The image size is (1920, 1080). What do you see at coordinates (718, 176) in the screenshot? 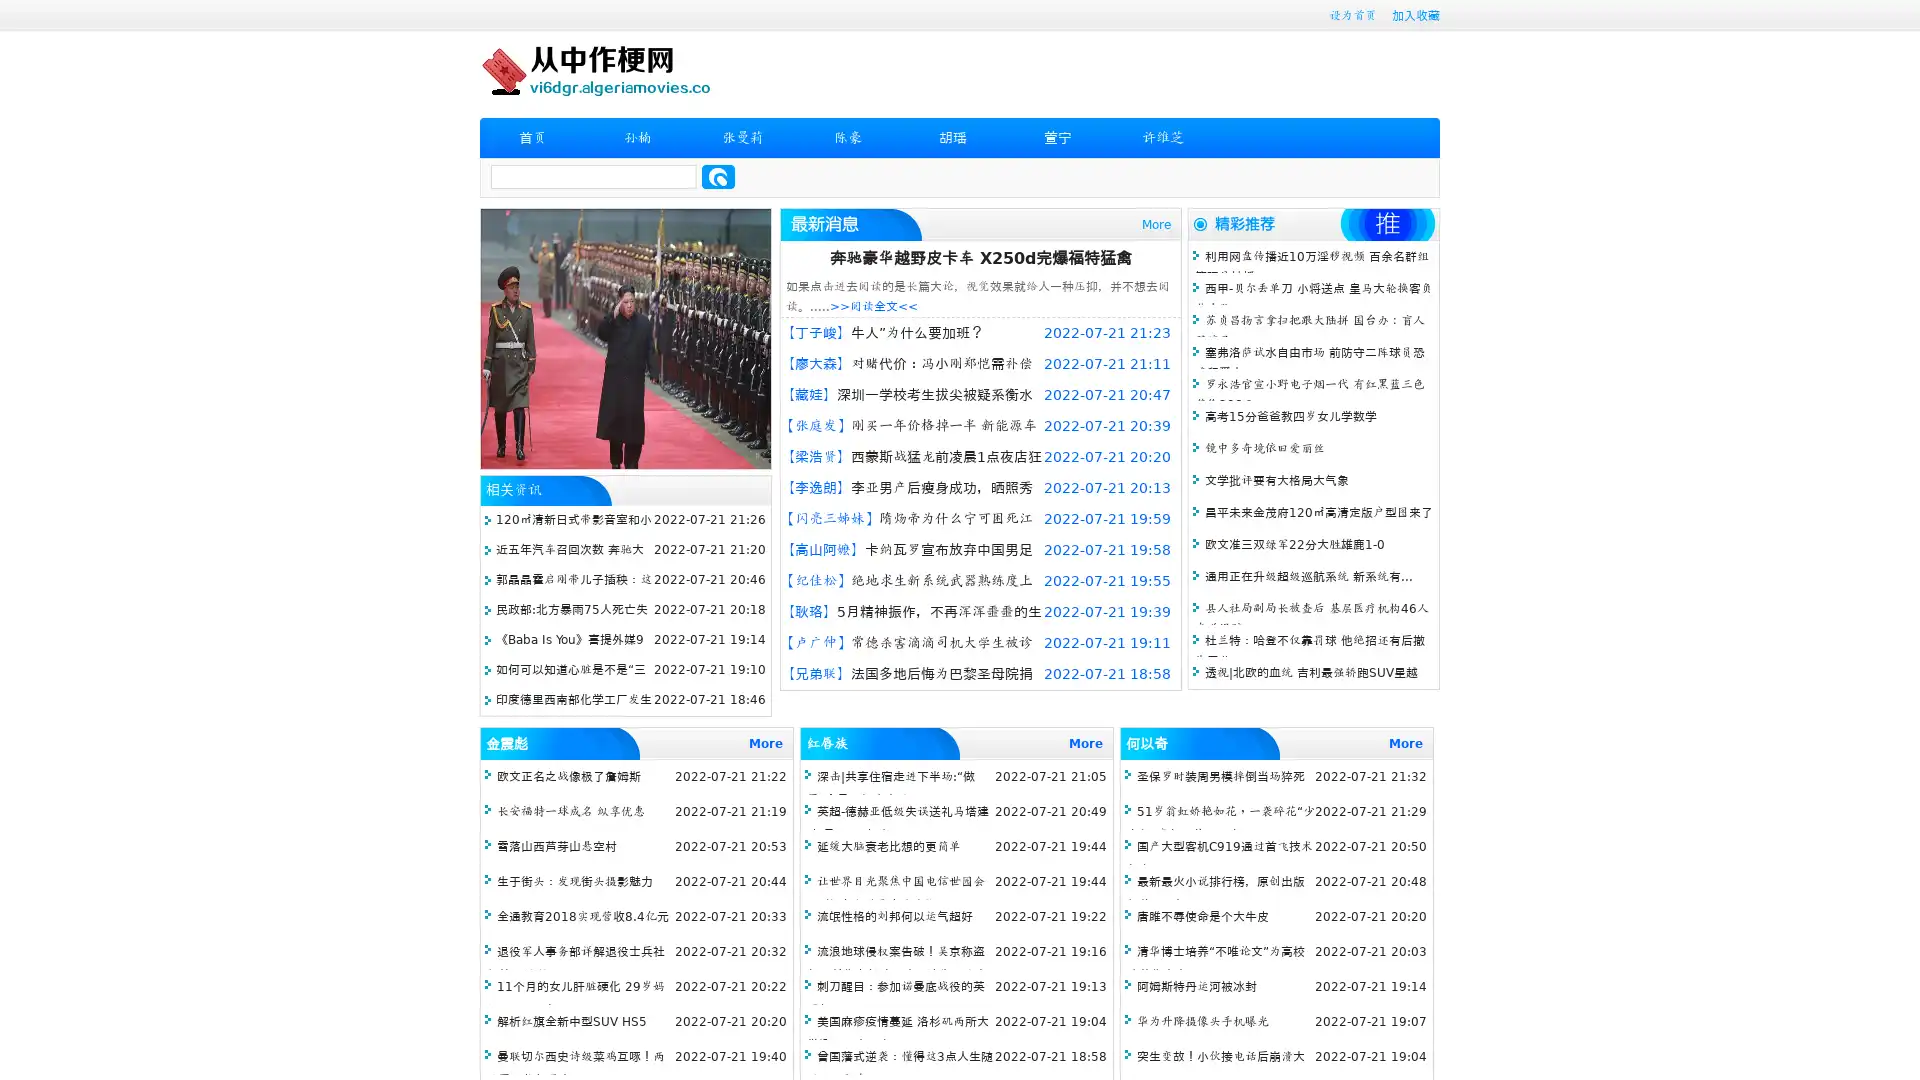
I see `Search` at bounding box center [718, 176].